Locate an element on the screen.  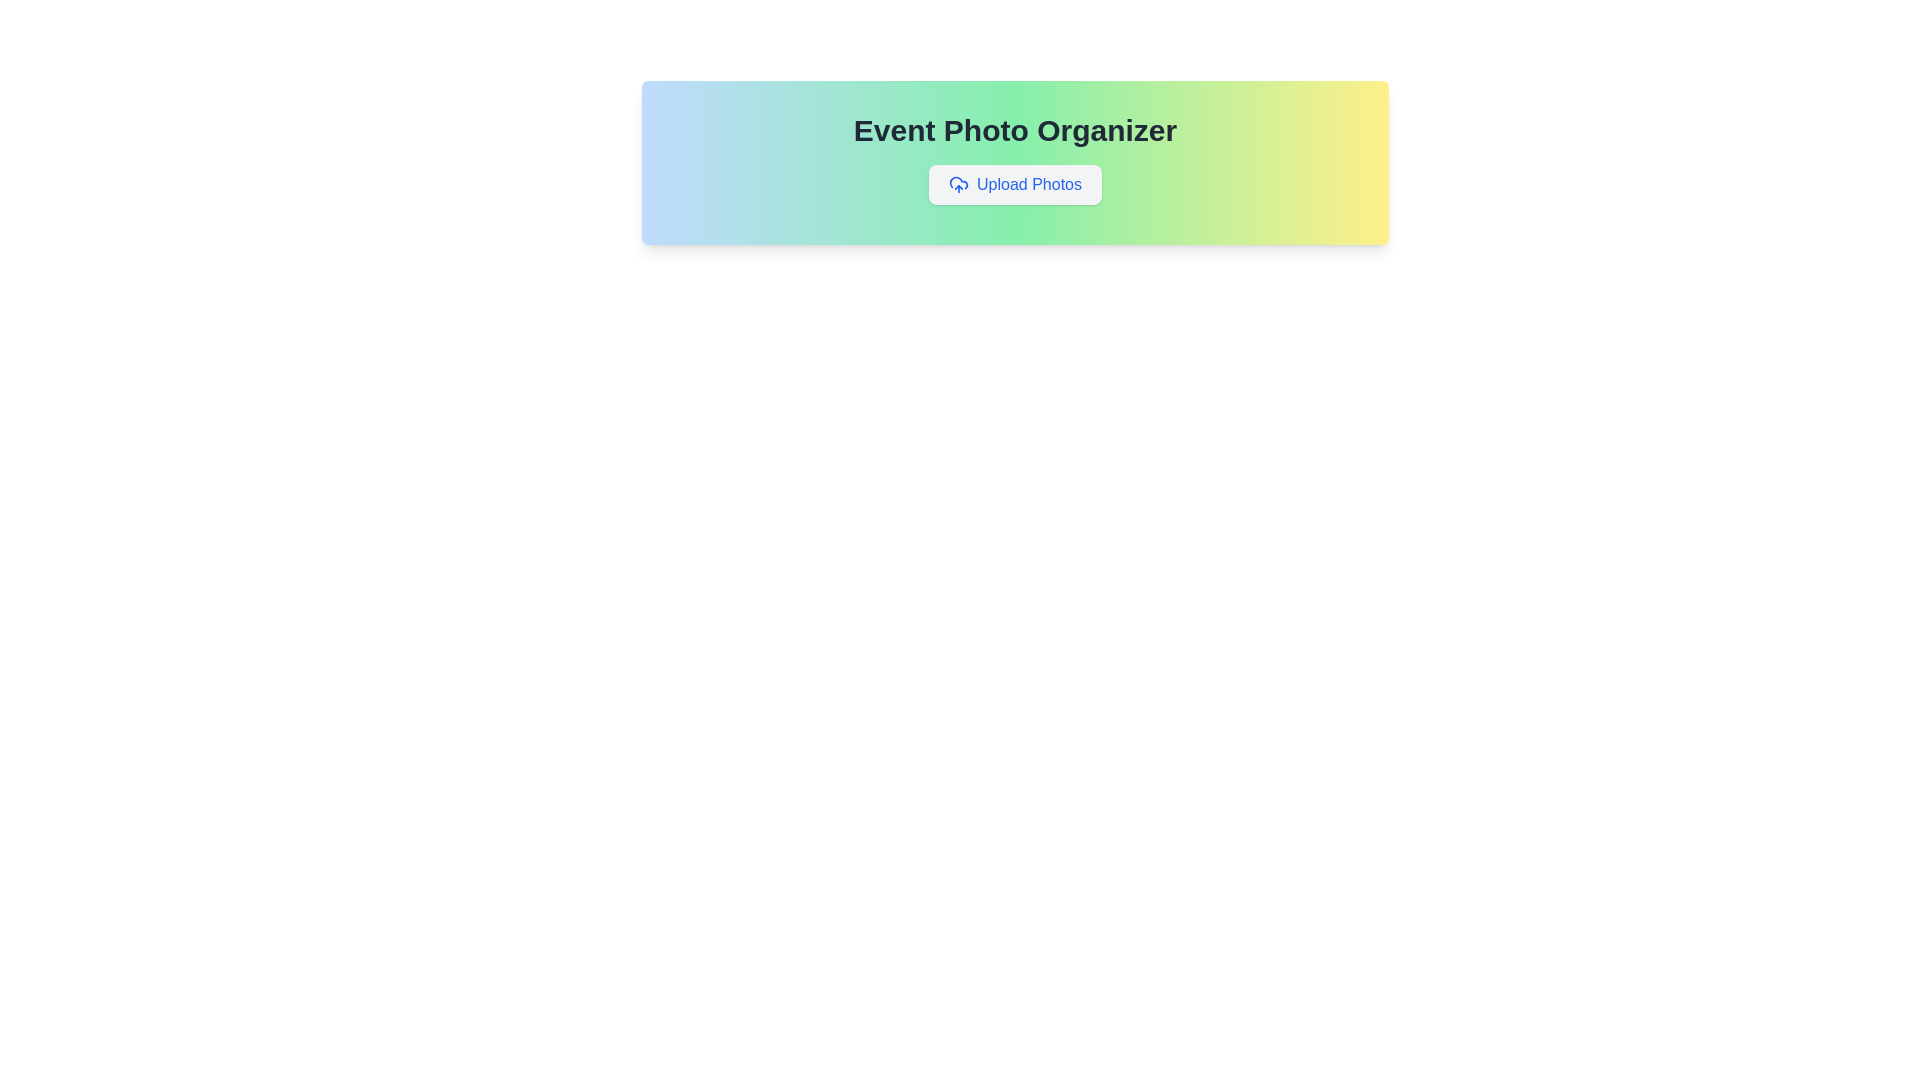
the cloud with upward arrow icon embedded is located at coordinates (958, 185).